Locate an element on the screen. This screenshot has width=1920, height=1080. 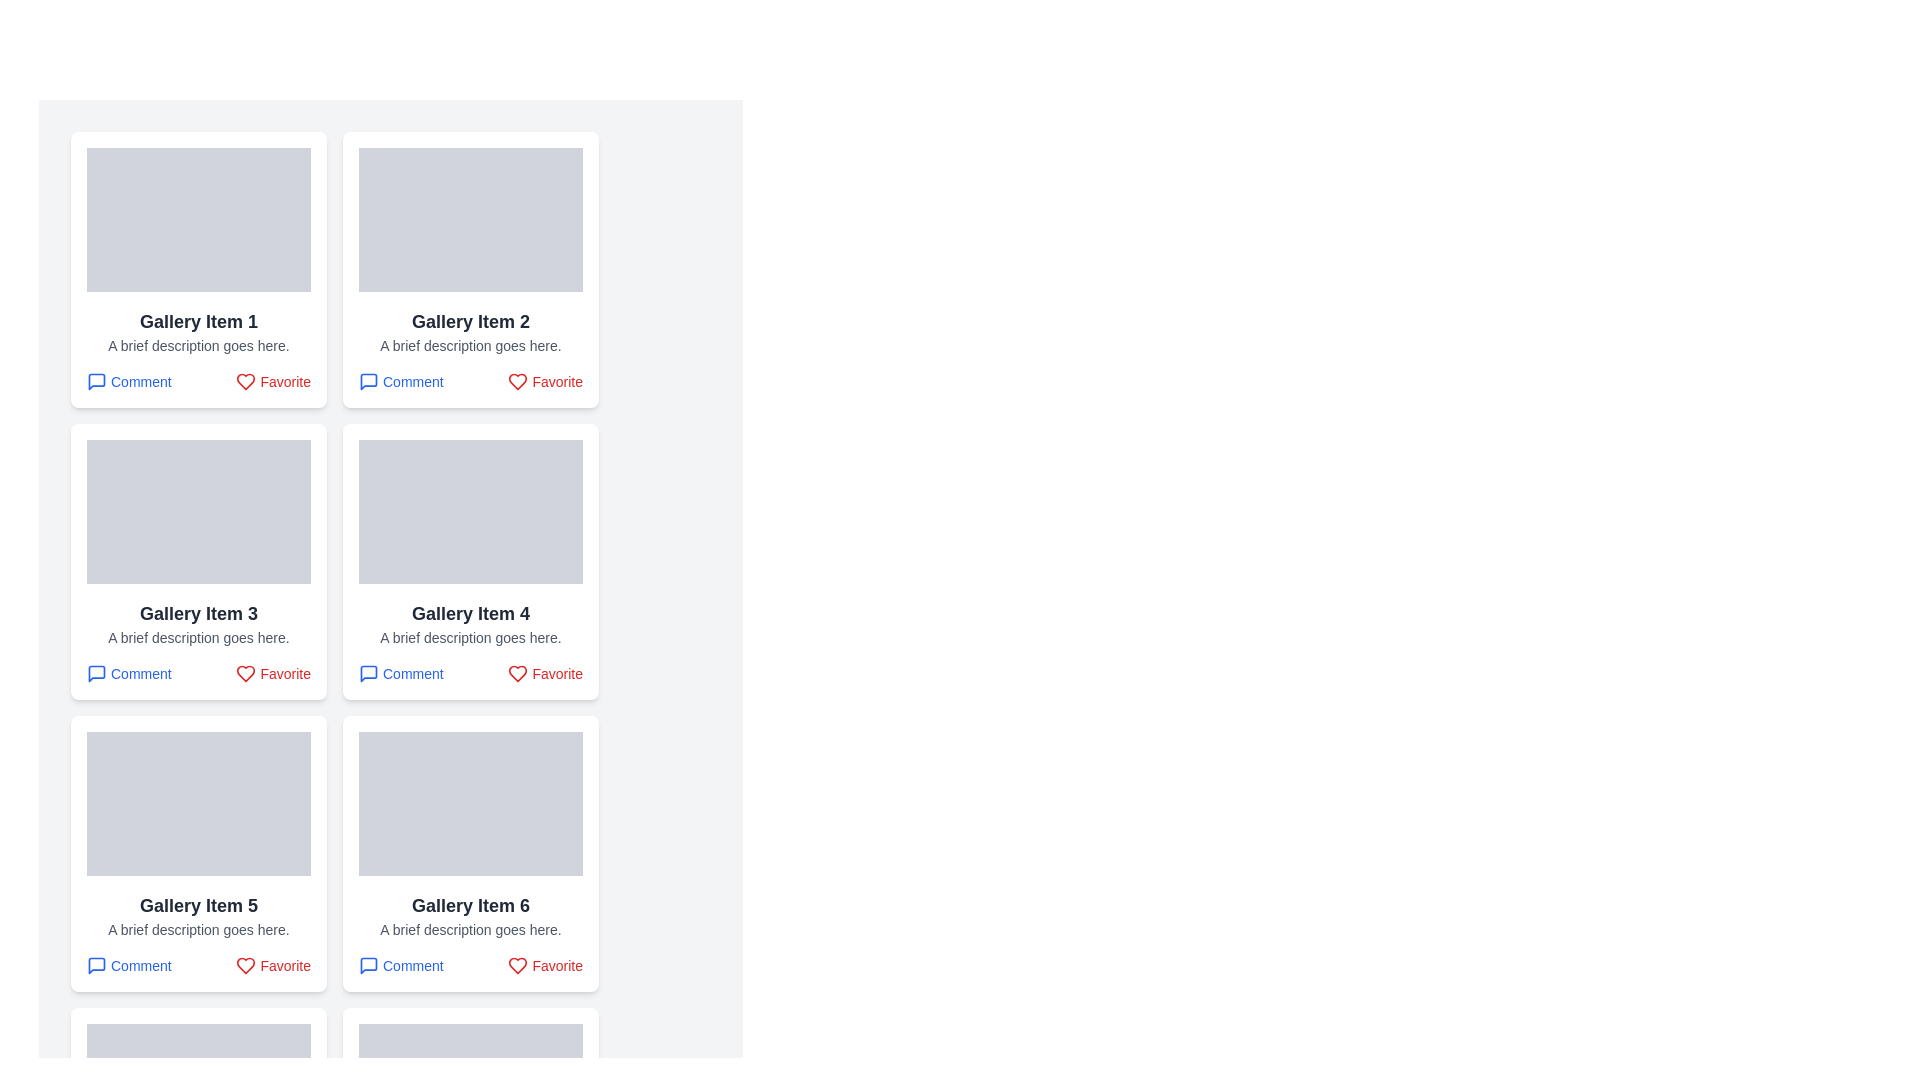
the heart icon representing the 'favorite' functionality located in the bottom right corner of the 'Gallery Item 6' card is located at coordinates (518, 964).